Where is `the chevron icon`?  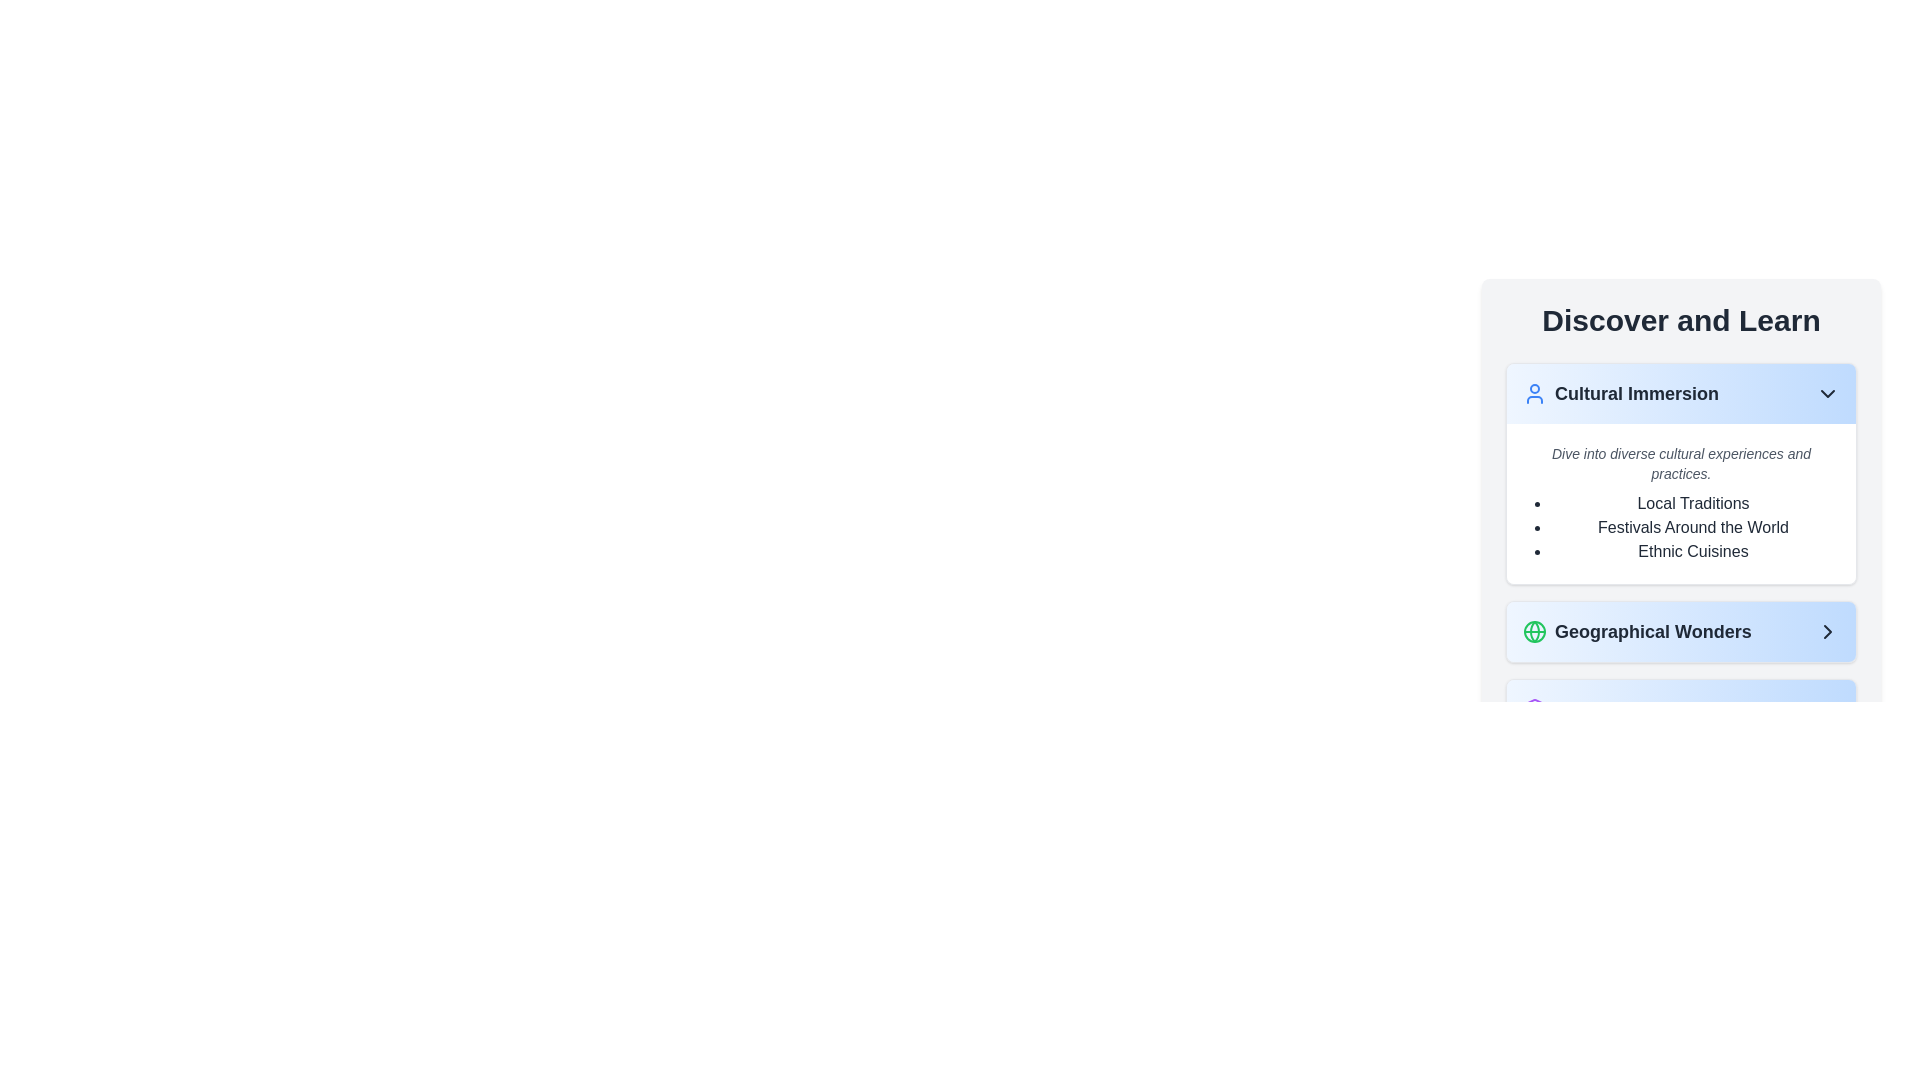
the chevron icon is located at coordinates (1828, 632).